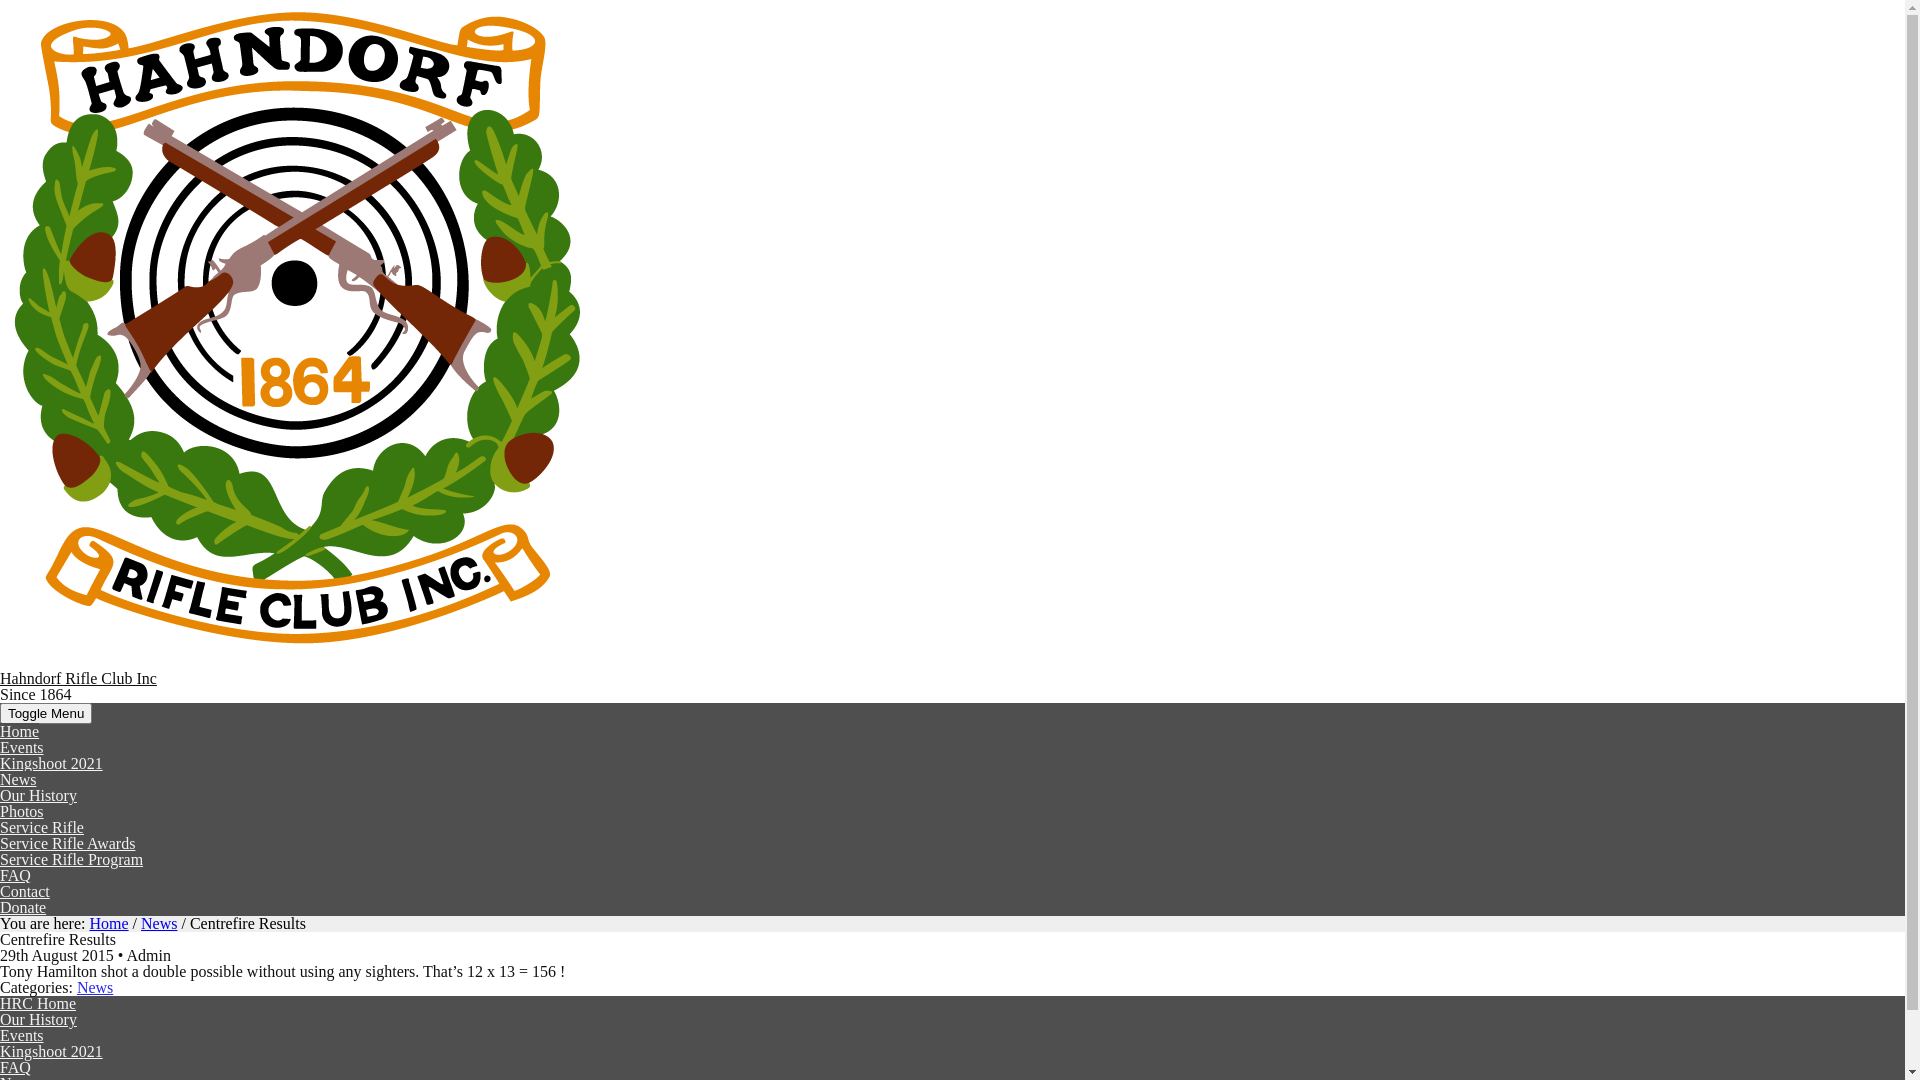  I want to click on 'Kingshoot 2021', so click(51, 1050).